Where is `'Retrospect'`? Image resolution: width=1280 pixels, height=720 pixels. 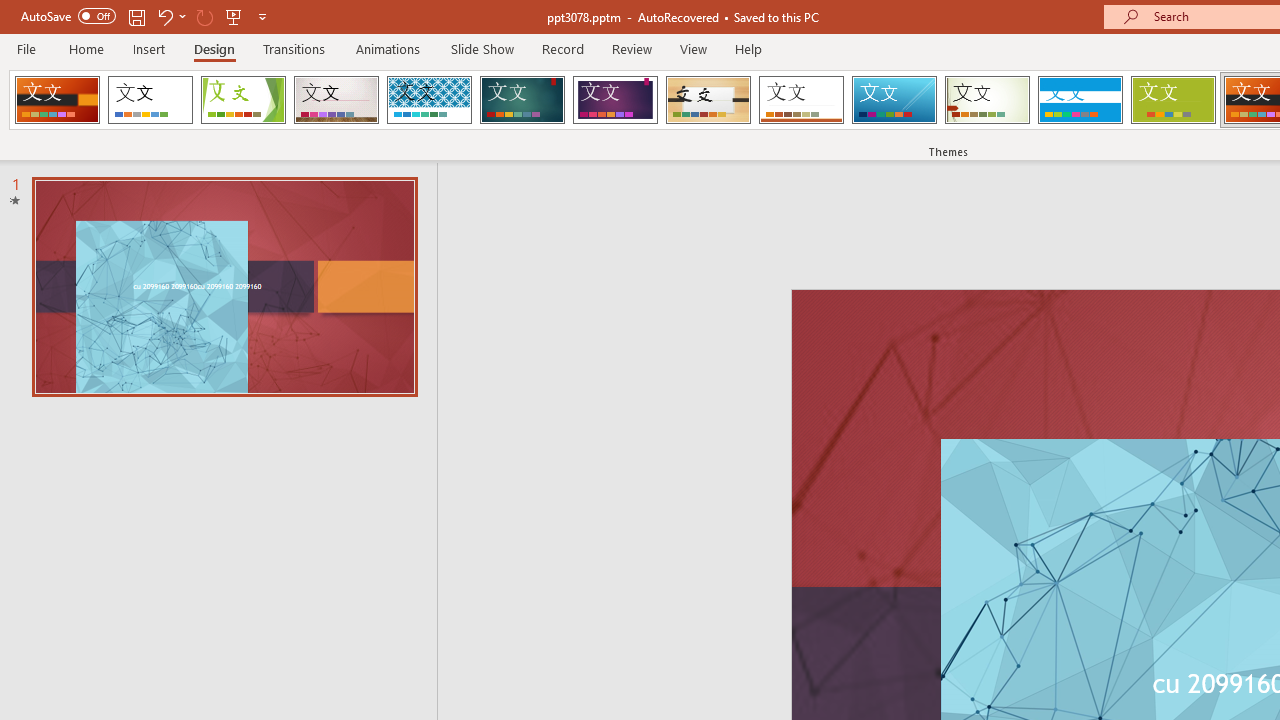 'Retrospect' is located at coordinates (801, 100).